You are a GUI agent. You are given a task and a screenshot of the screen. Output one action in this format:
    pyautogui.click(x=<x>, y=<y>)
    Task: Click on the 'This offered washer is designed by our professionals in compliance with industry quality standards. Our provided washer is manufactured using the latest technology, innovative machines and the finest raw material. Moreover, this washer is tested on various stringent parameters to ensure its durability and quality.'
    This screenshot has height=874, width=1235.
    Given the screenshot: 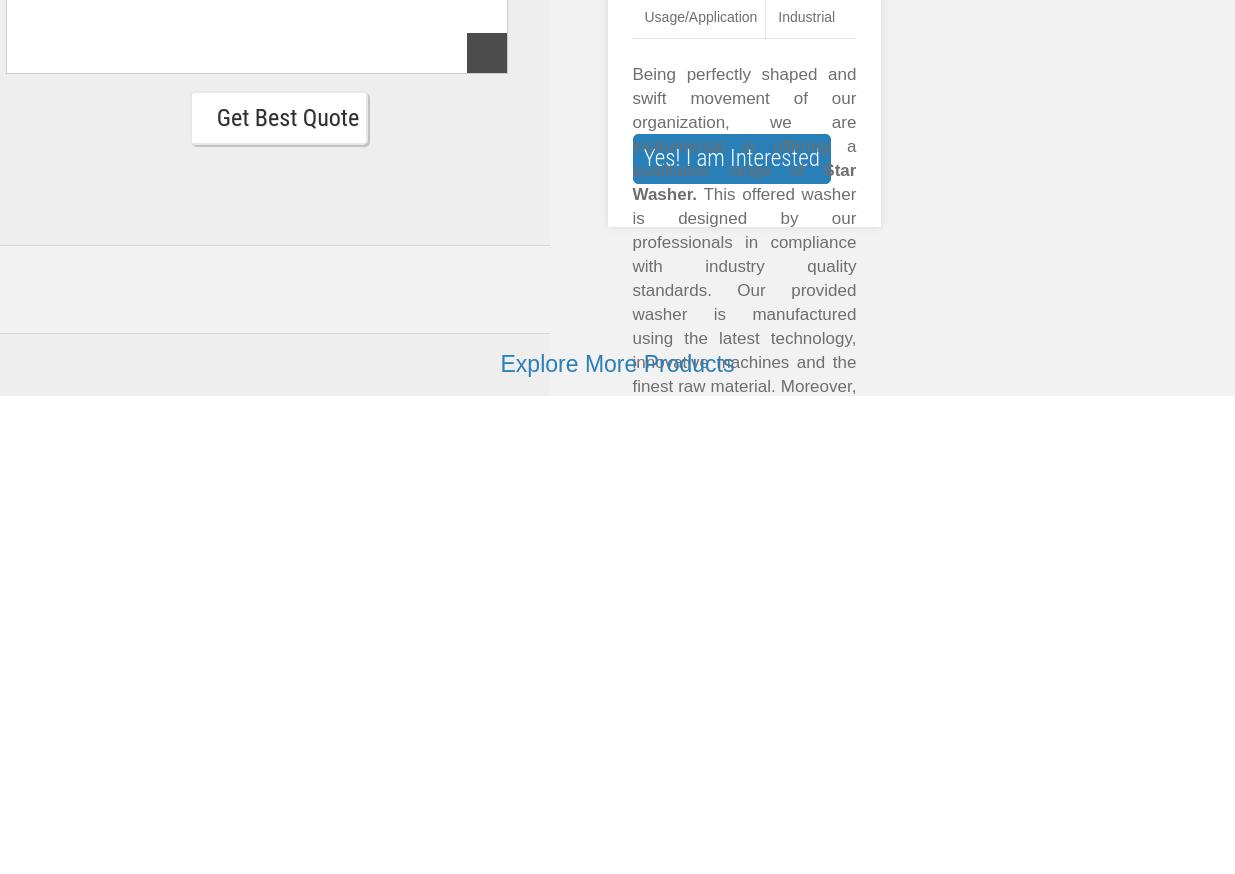 What is the action you would take?
    pyautogui.click(x=631, y=337)
    